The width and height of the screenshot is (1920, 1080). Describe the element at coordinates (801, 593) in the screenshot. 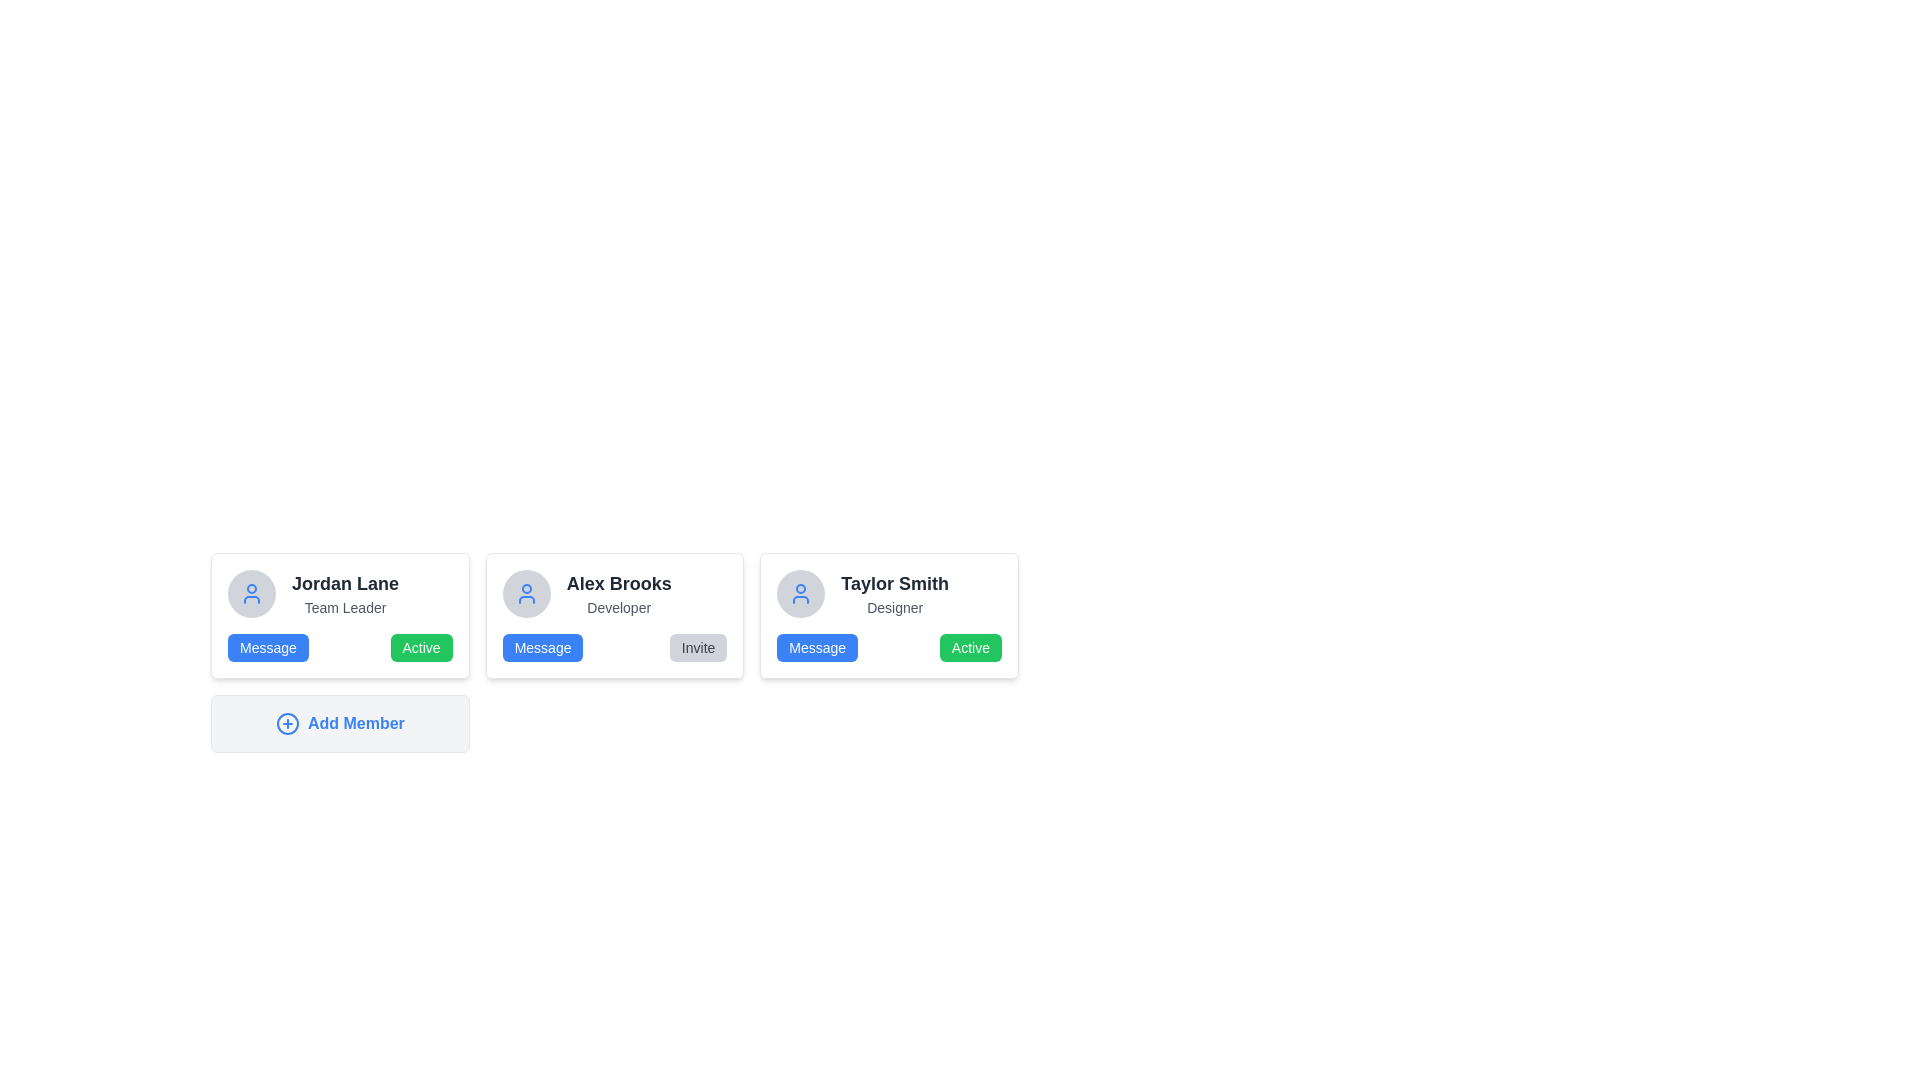

I see `the Profile picture placeholder, which is a circular icon with a gray background and a blue outline of a user symbol, located at the top-left corner of the user card for 'Taylor Smith'` at that location.